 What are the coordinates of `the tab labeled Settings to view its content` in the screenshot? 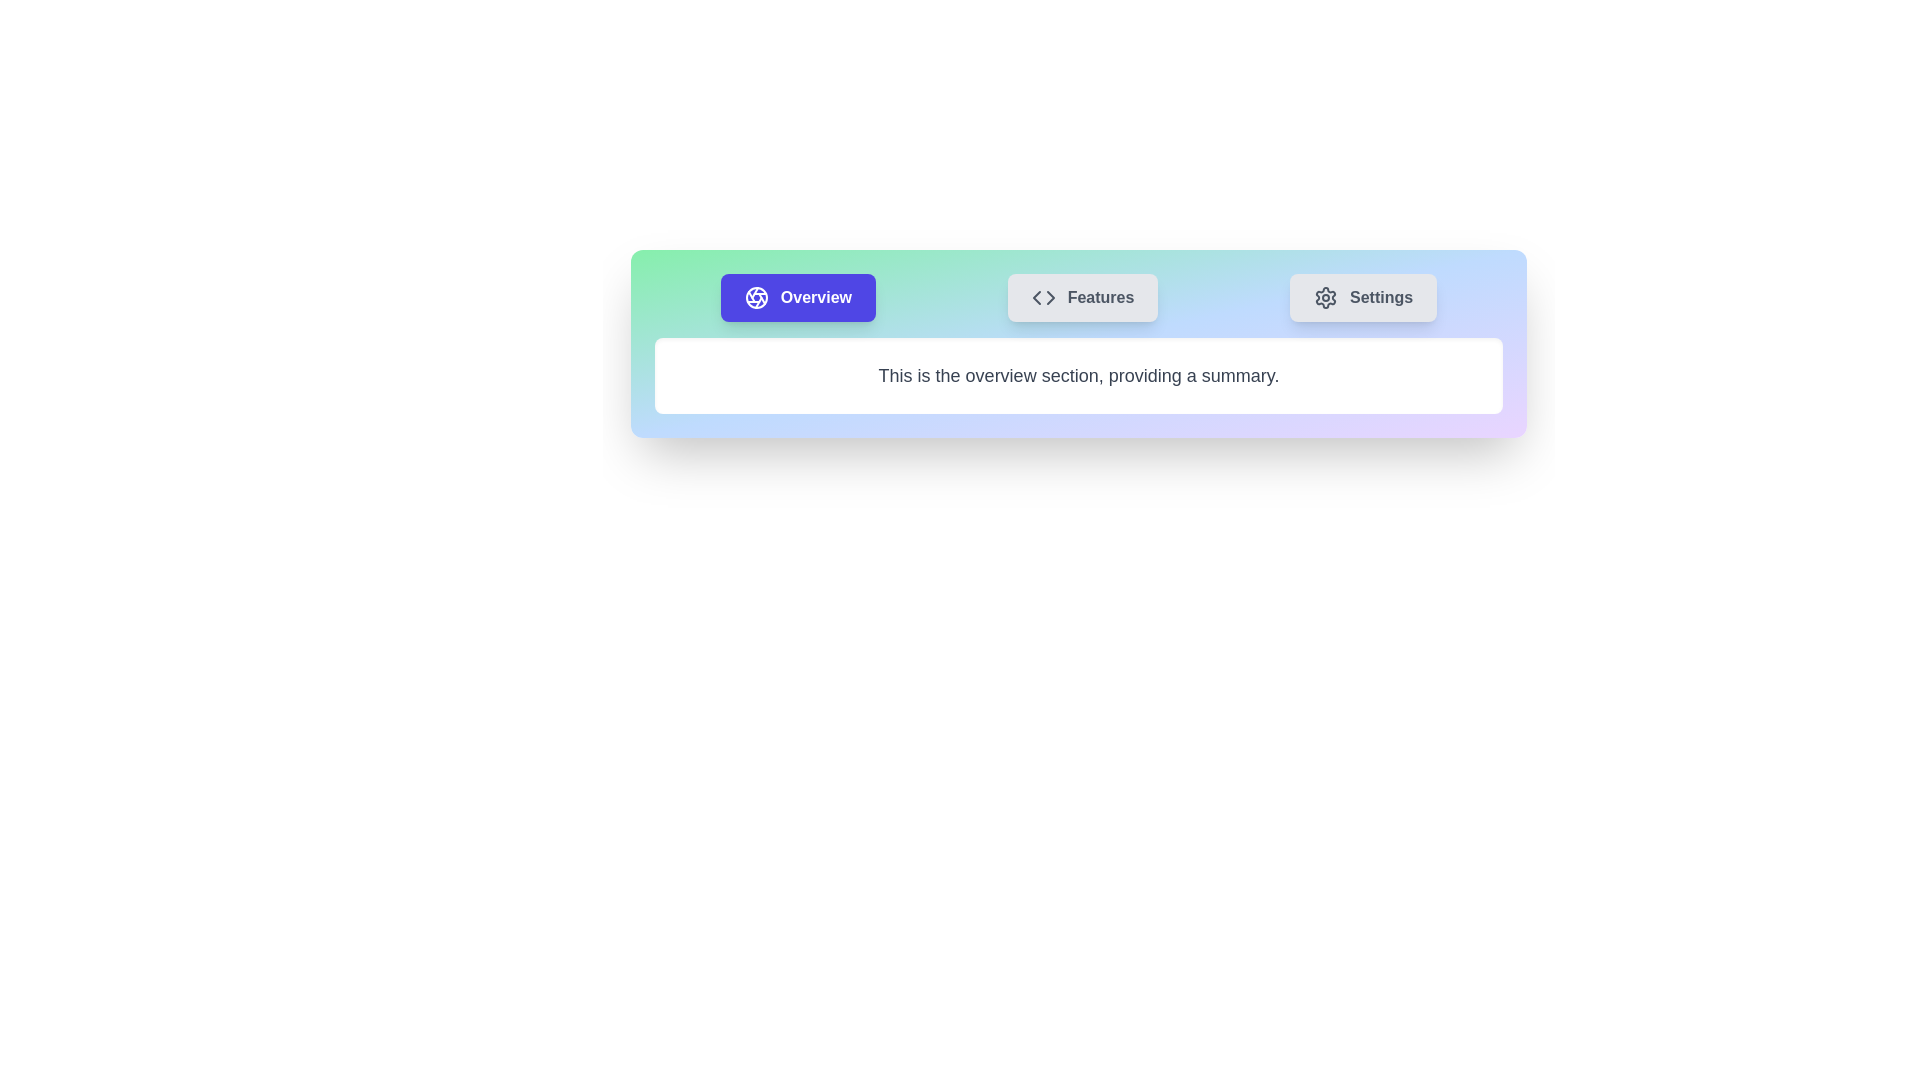 It's located at (1362, 297).